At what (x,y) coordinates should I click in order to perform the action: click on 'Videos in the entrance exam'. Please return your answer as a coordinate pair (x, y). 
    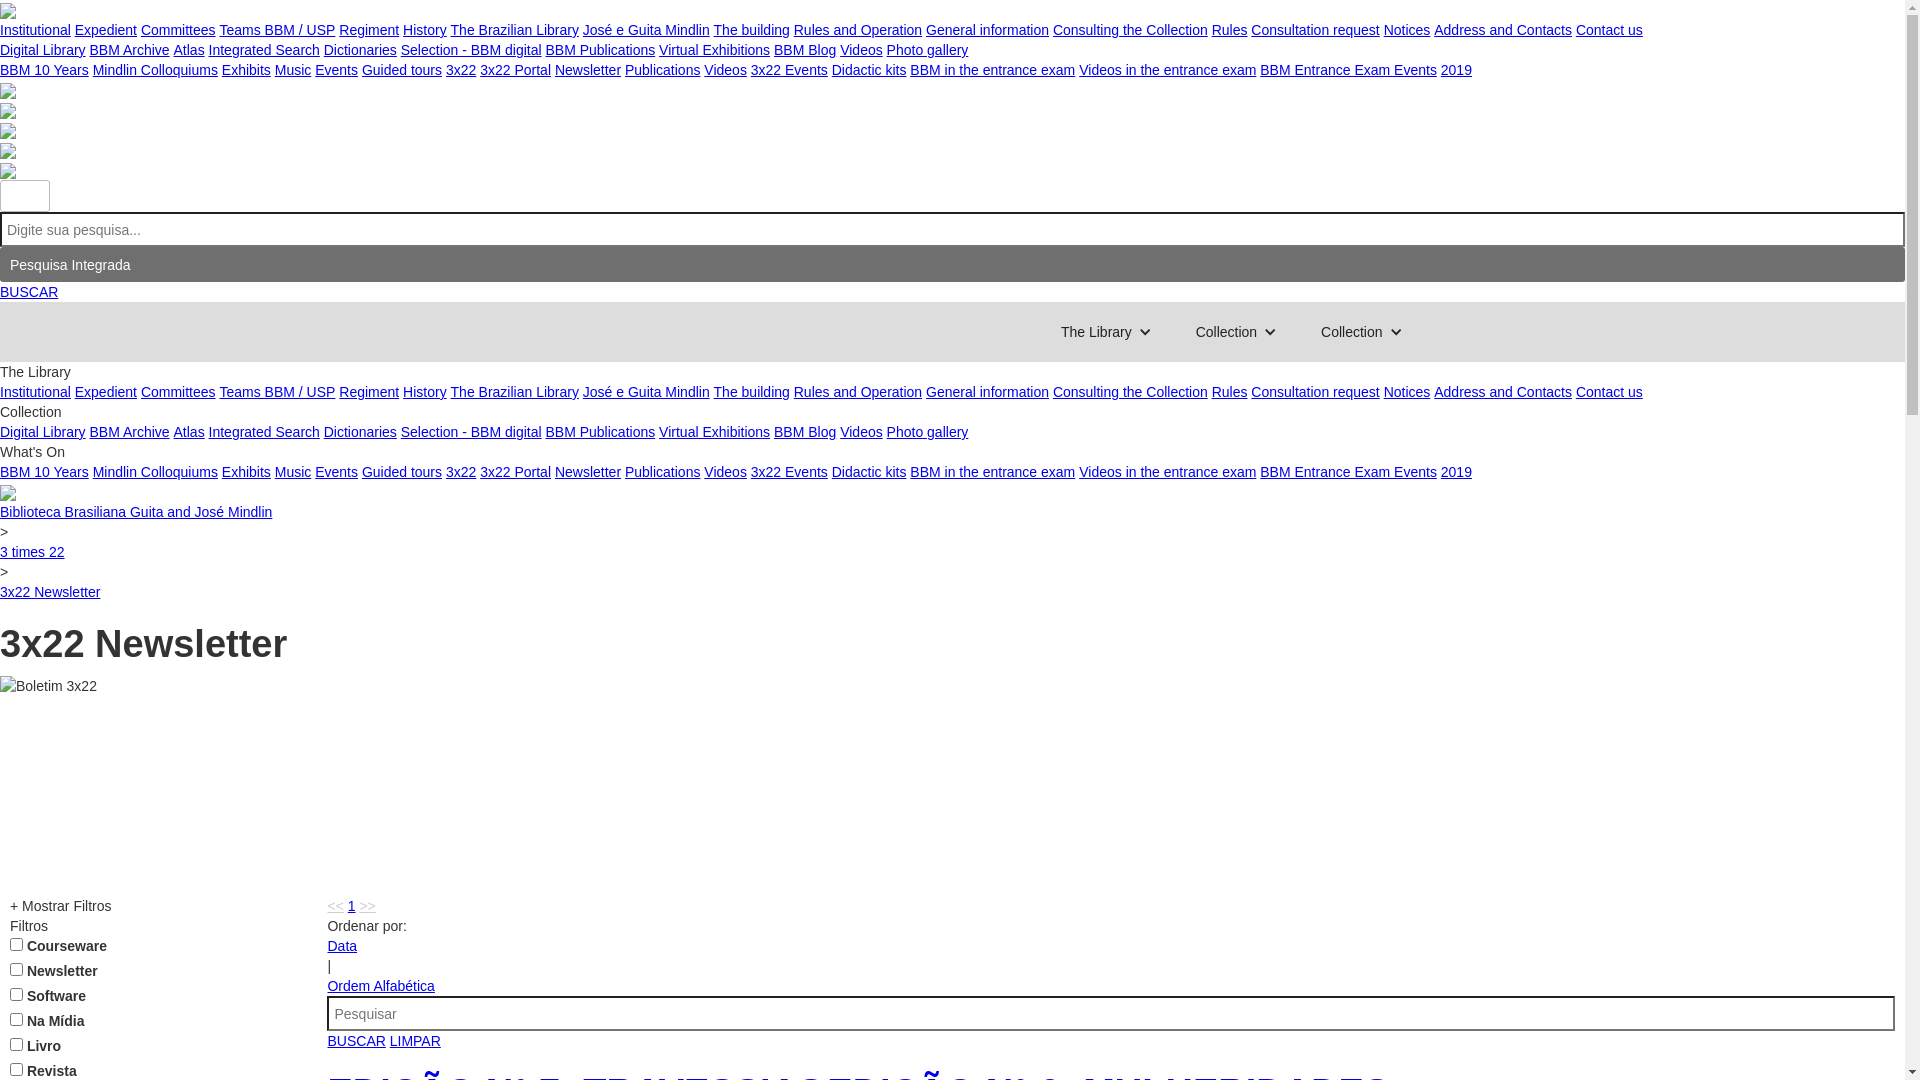
    Looking at the image, I should click on (1167, 471).